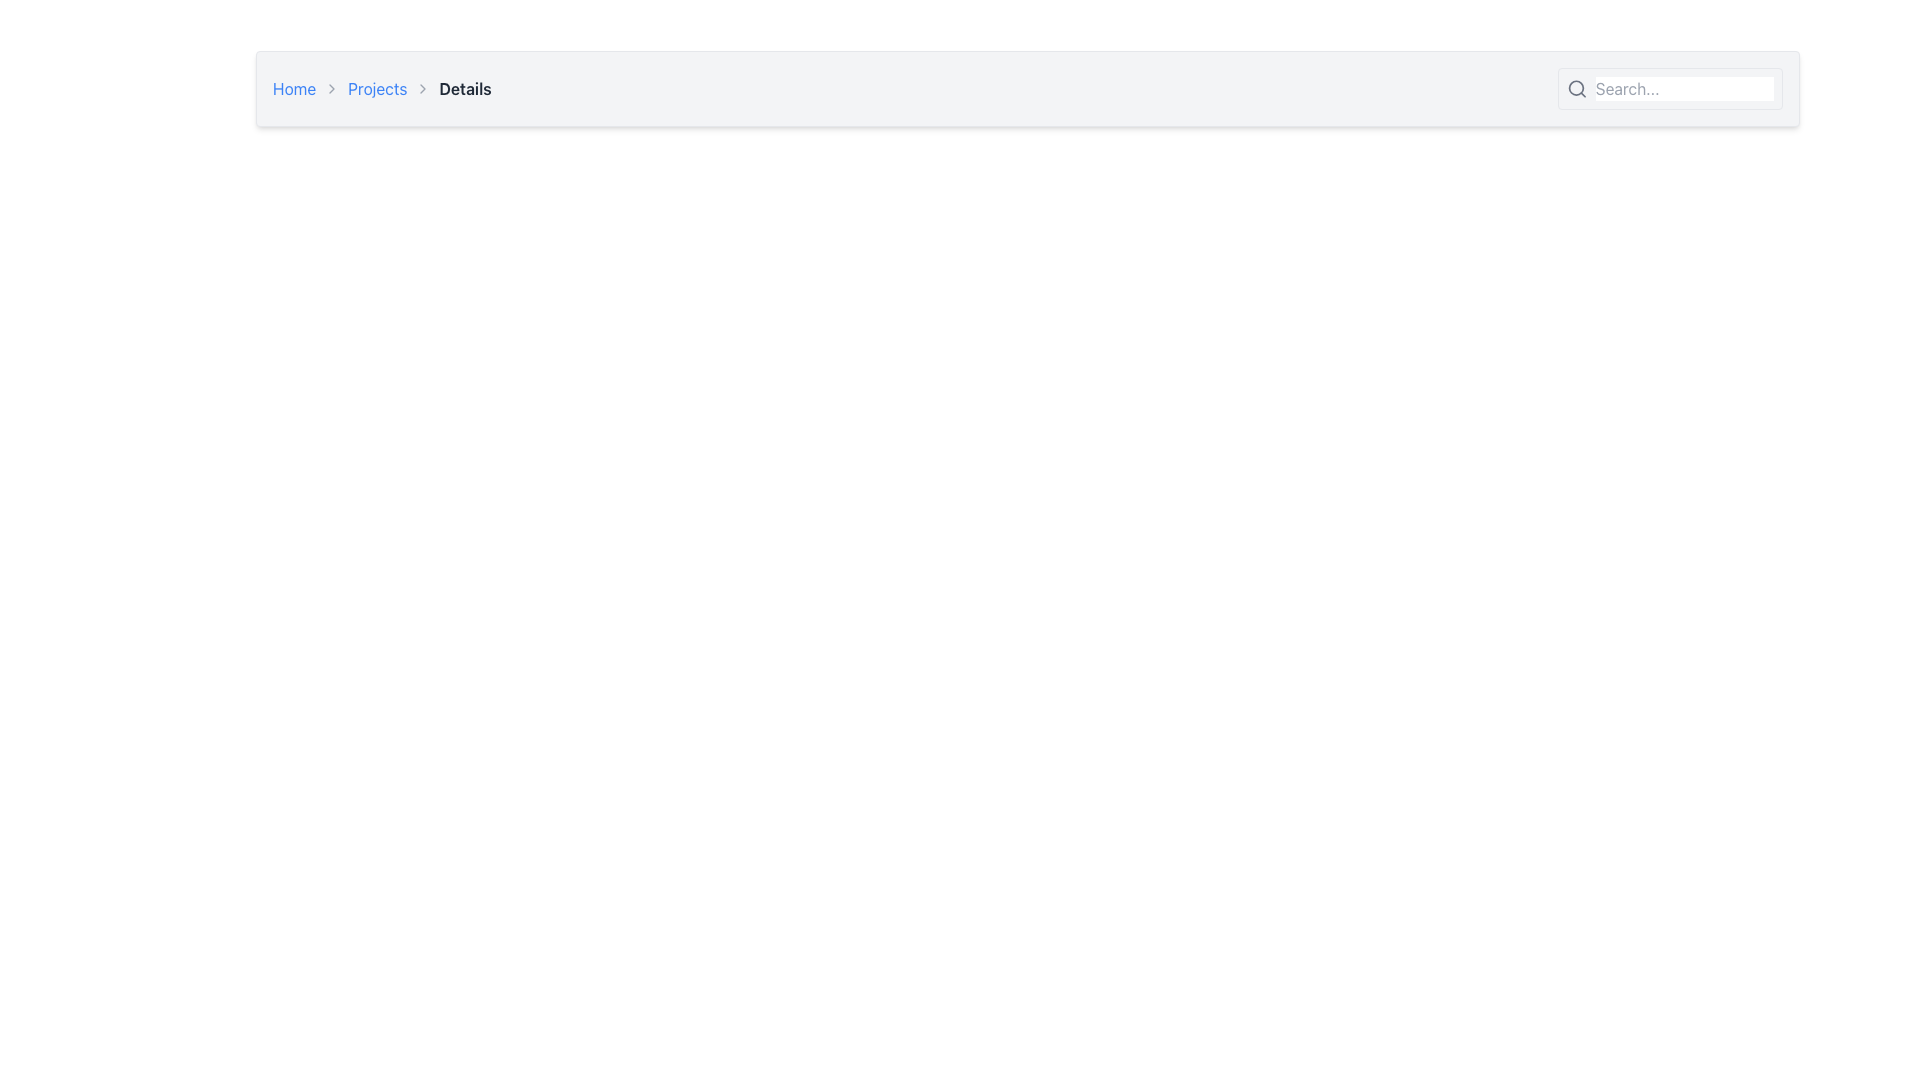 The height and width of the screenshot is (1080, 1920). I want to click on the static text element labeled 'Details' in the breadcrumb navigation, which is the last segment following 'Projects', so click(464, 87).